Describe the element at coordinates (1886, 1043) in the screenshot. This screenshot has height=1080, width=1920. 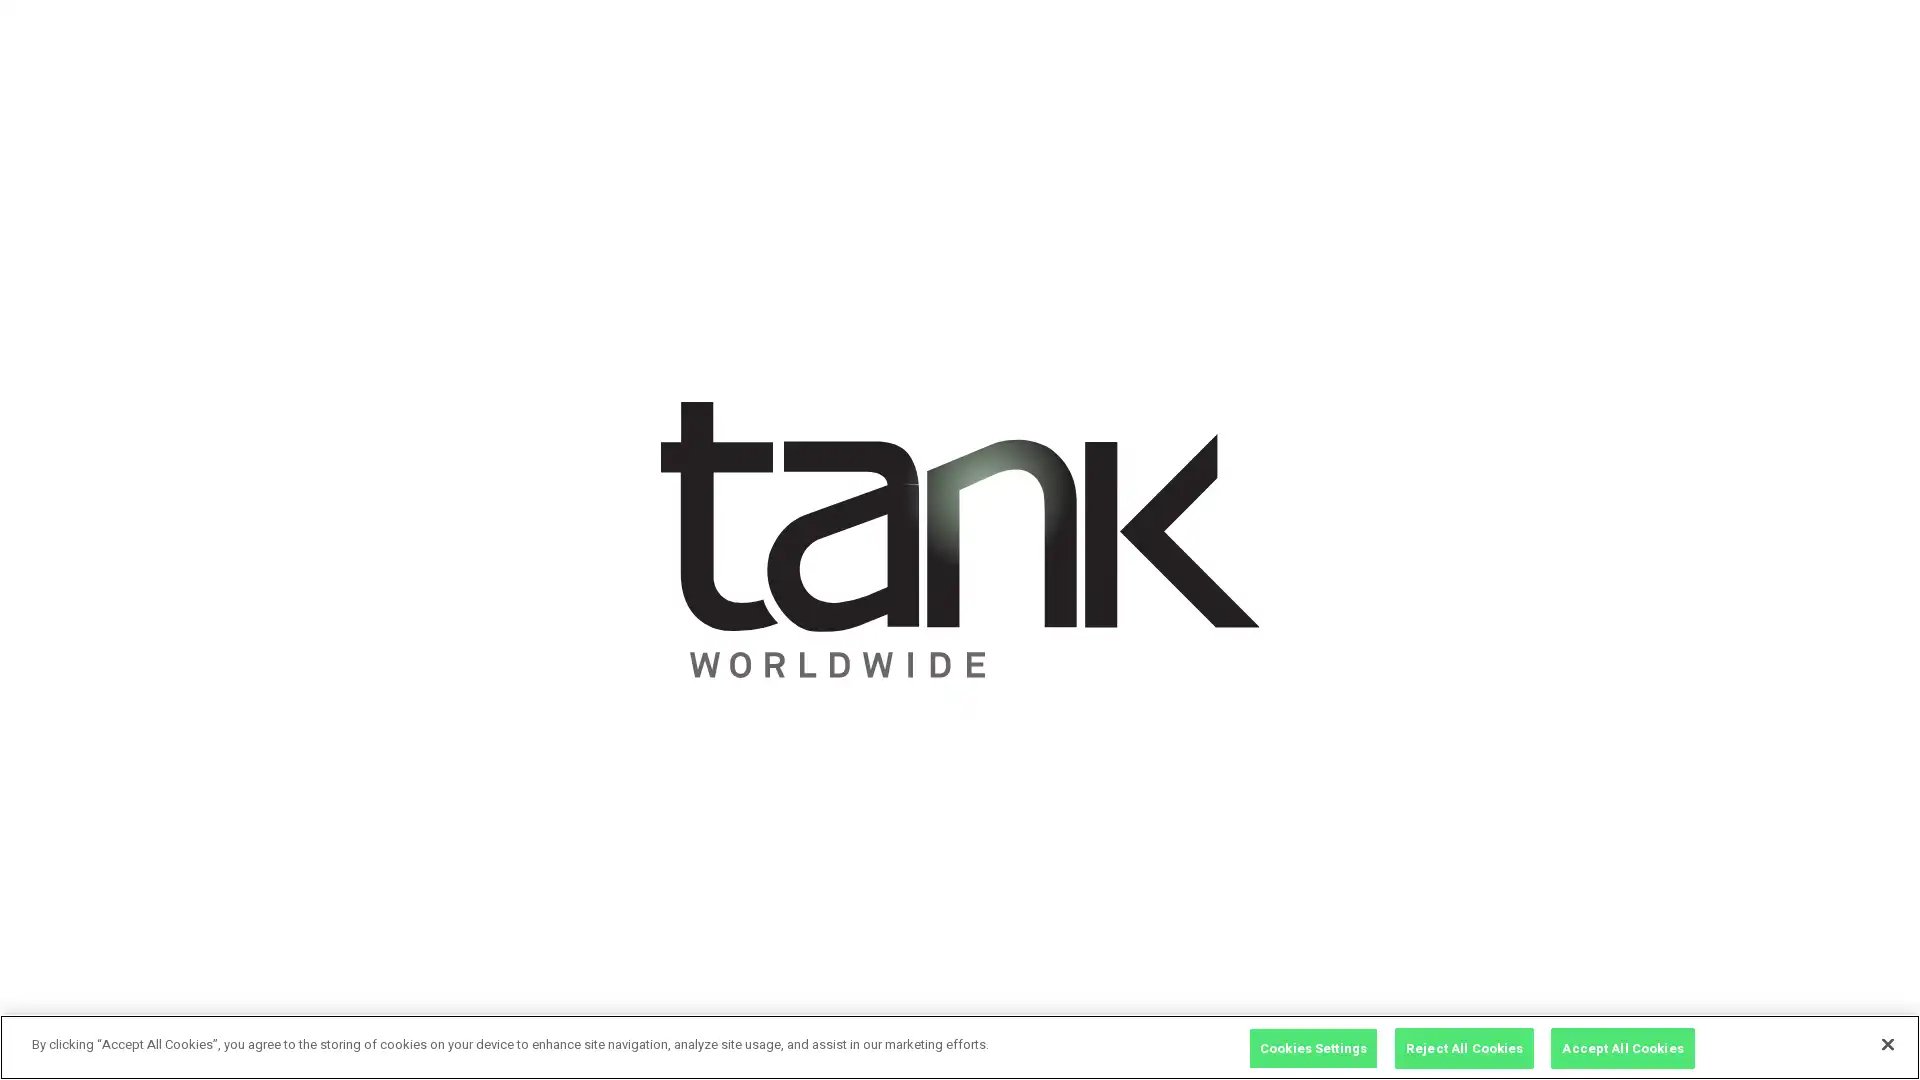
I see `Close` at that location.